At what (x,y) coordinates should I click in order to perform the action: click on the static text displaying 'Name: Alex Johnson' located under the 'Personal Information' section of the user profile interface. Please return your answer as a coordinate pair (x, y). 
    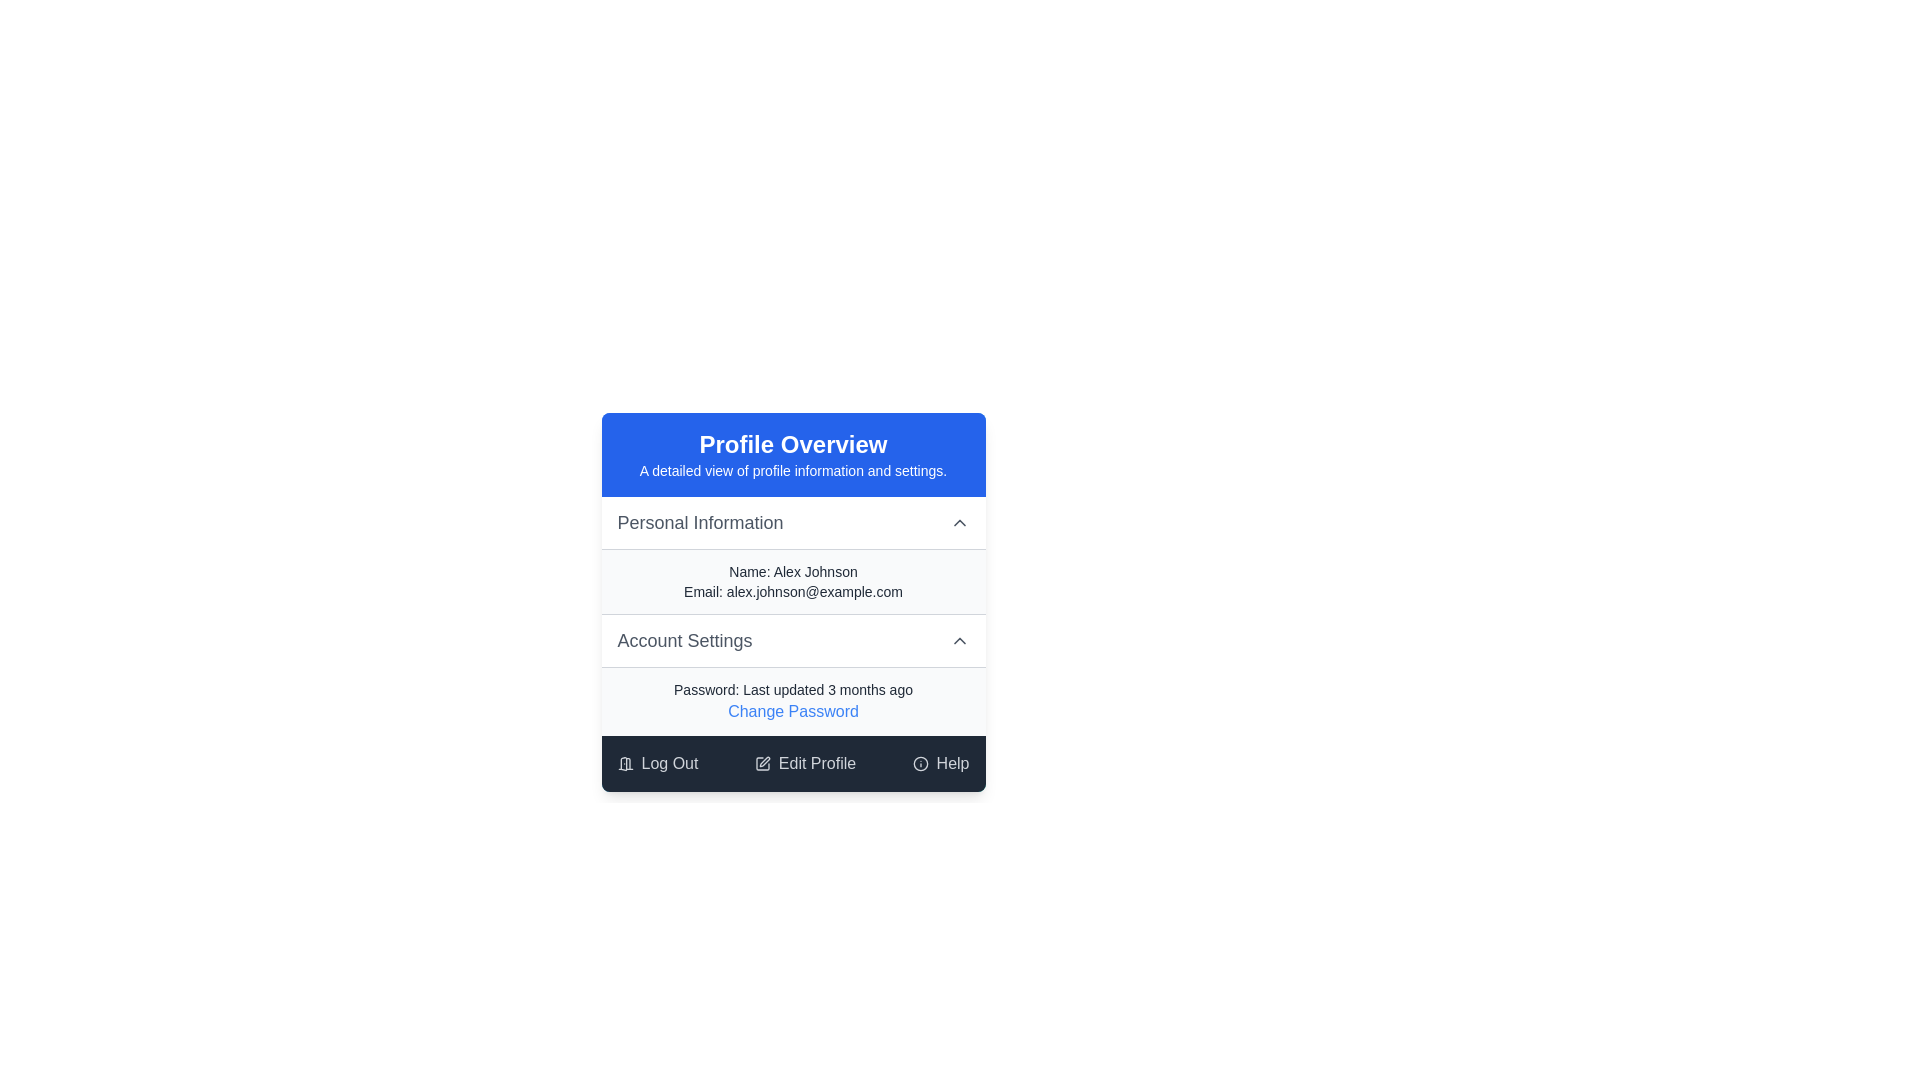
    Looking at the image, I should click on (792, 571).